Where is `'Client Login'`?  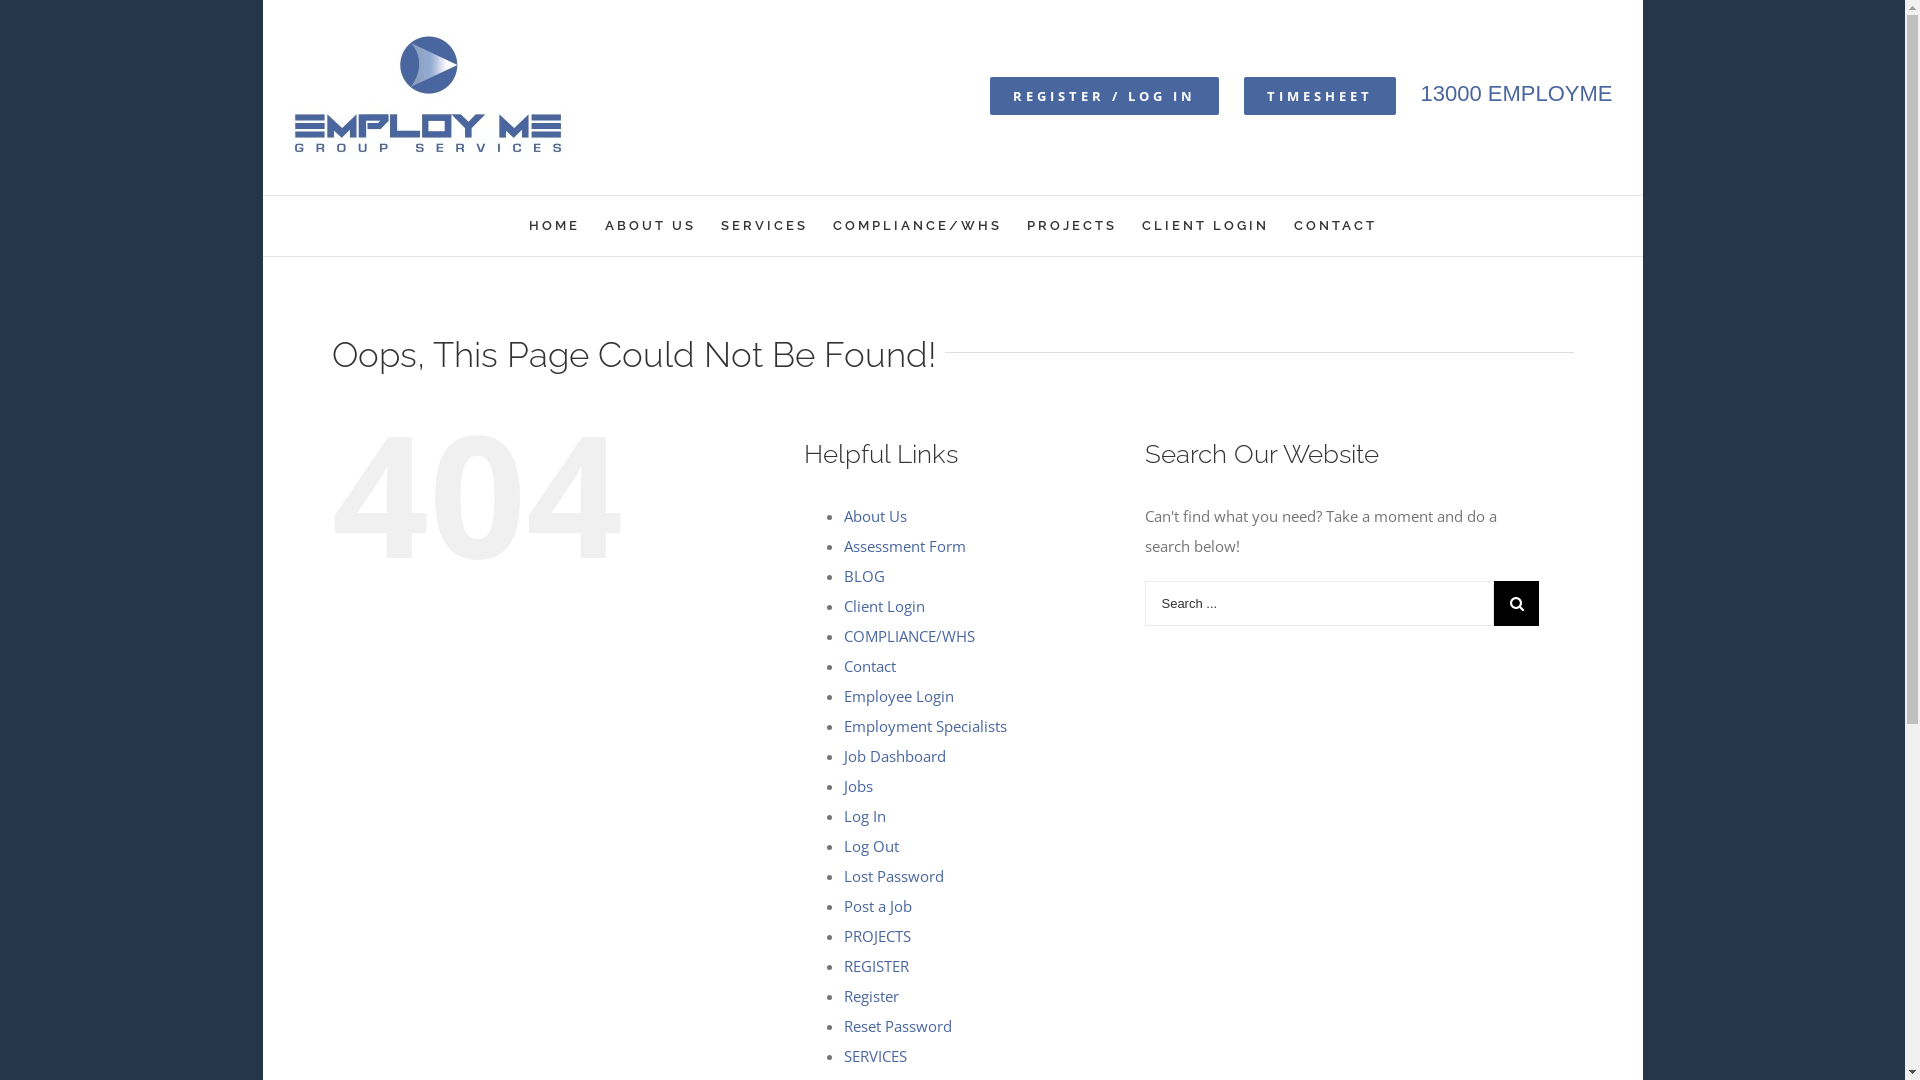
'Client Login' is located at coordinates (844, 604).